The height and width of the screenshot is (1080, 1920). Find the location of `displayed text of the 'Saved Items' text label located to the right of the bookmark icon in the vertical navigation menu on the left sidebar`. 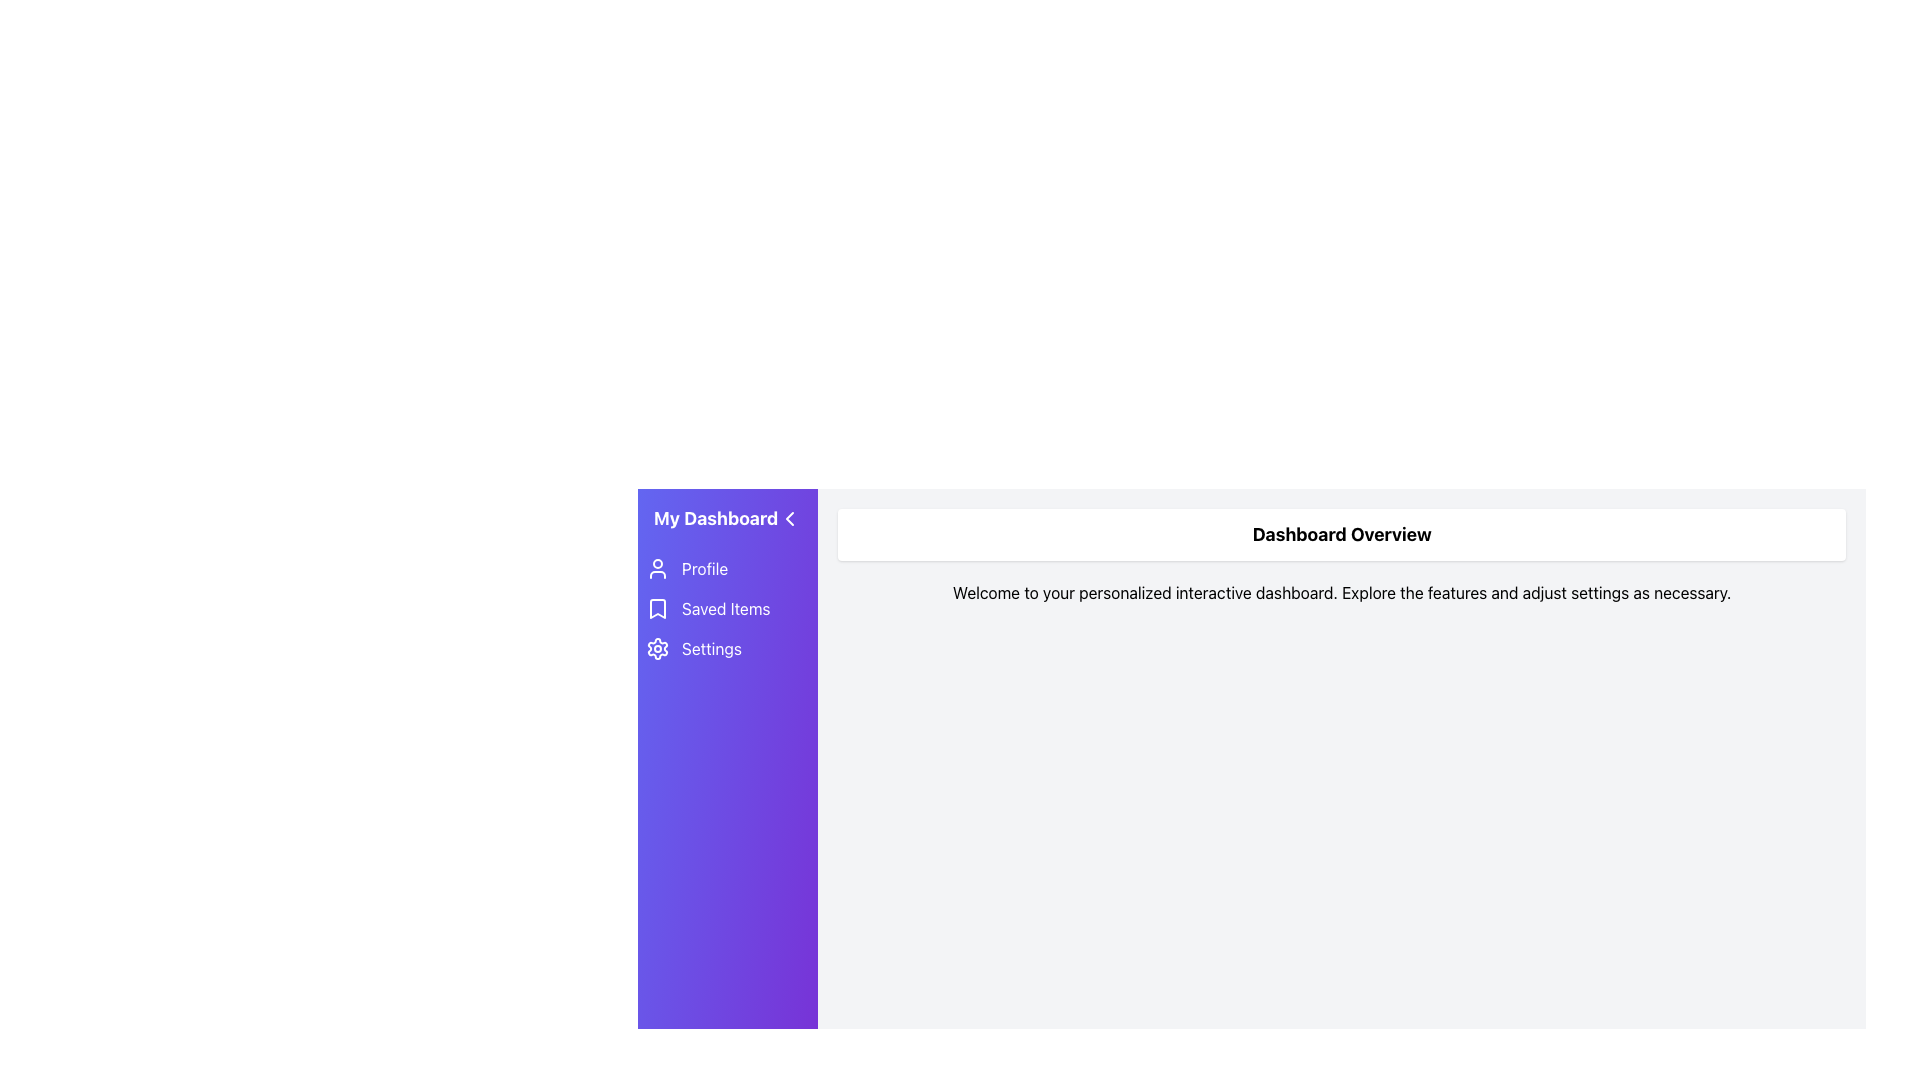

displayed text of the 'Saved Items' text label located to the right of the bookmark icon in the vertical navigation menu on the left sidebar is located at coordinates (725, 608).